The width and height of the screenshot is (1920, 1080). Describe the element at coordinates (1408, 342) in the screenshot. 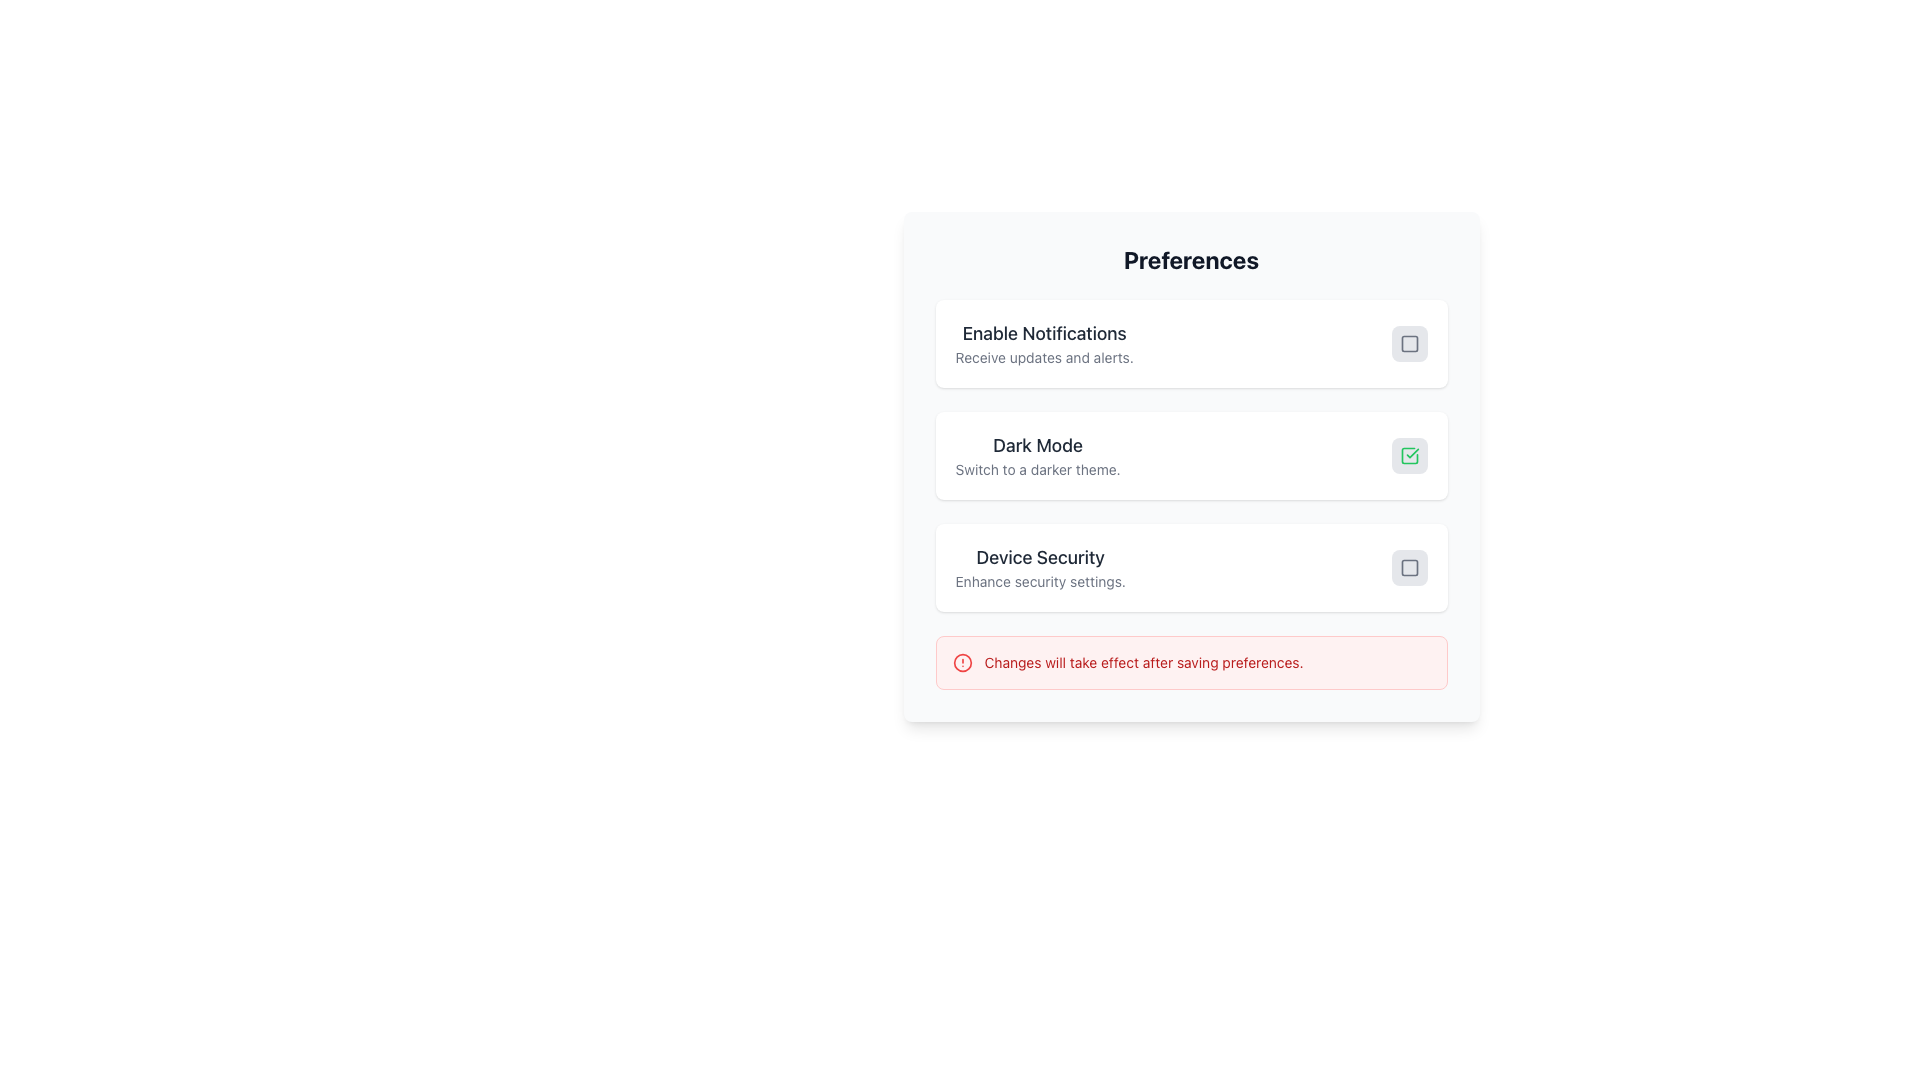

I see `the rounded square-shaped button with a light gray background located on the right side of the 'Enable Notifications' panel` at that location.